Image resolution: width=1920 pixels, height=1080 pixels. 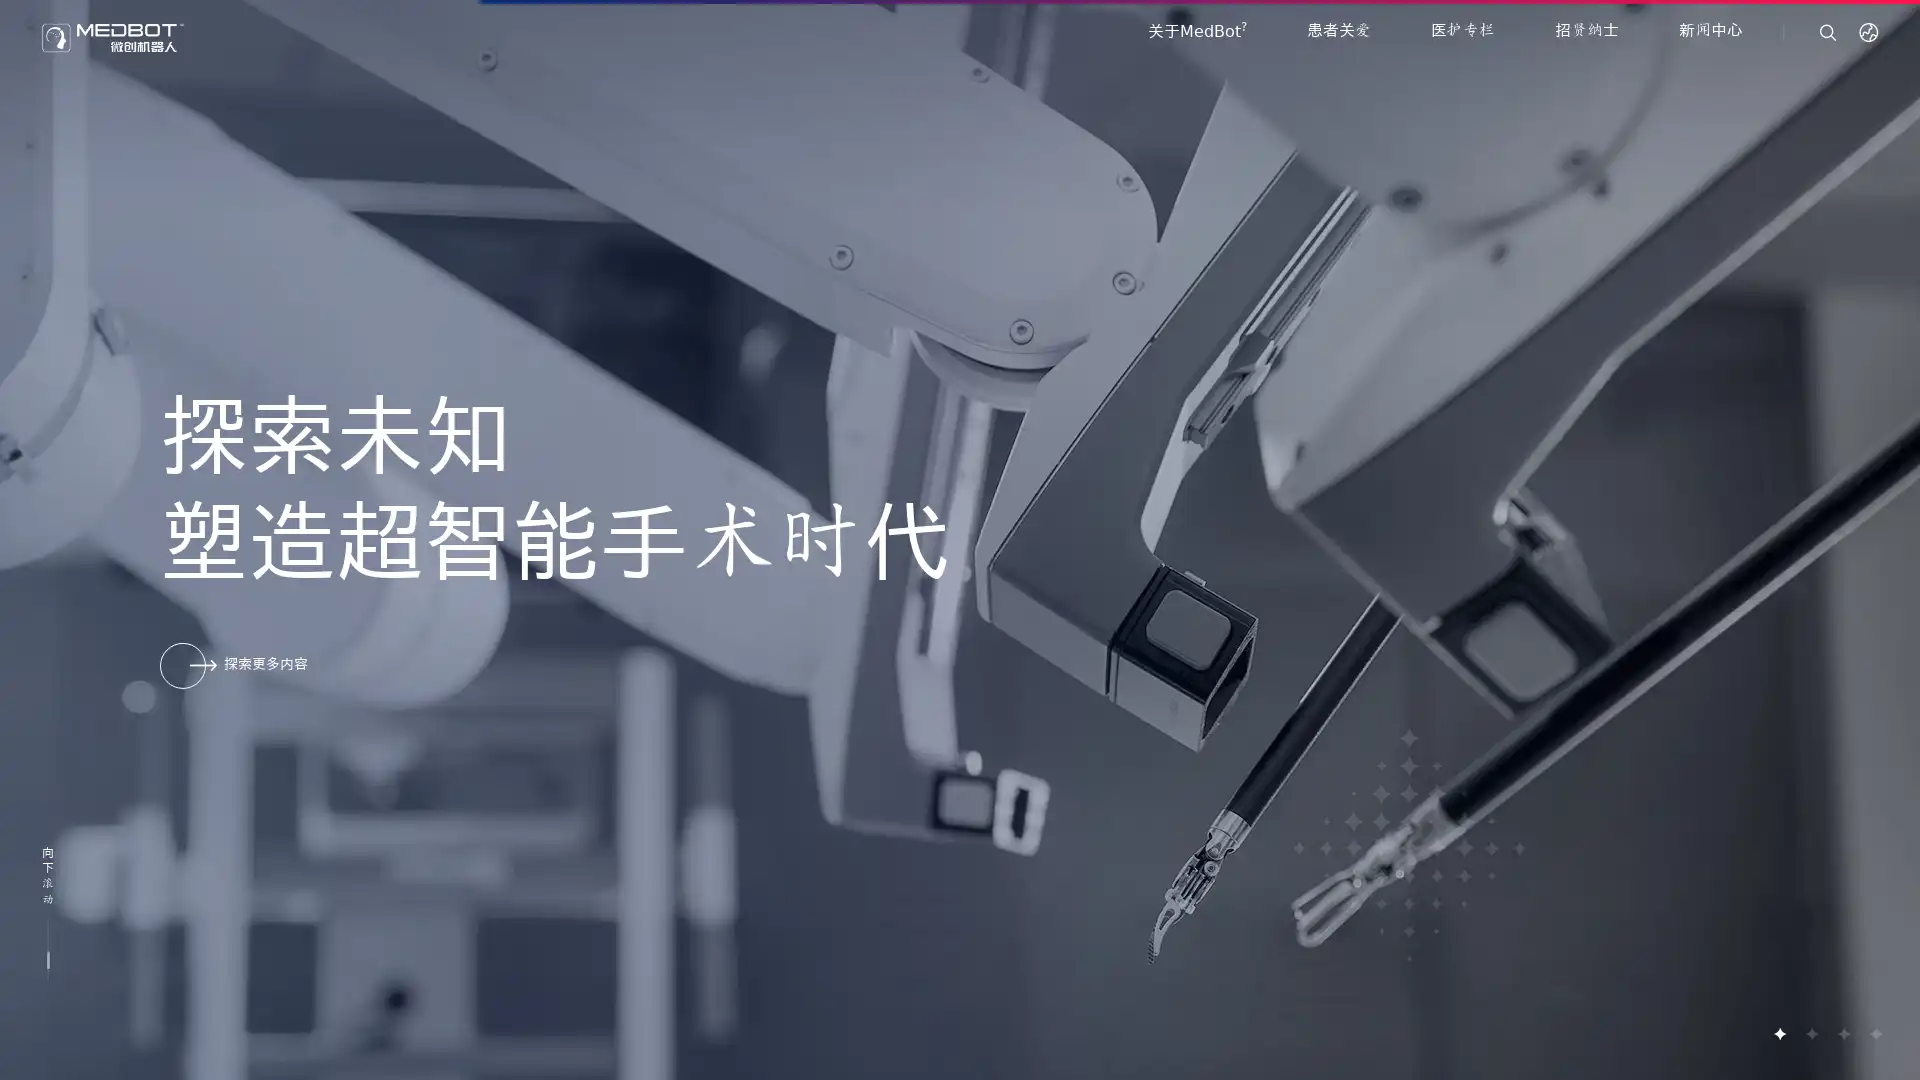 I want to click on Go to slide 3, so click(x=1842, y=1033).